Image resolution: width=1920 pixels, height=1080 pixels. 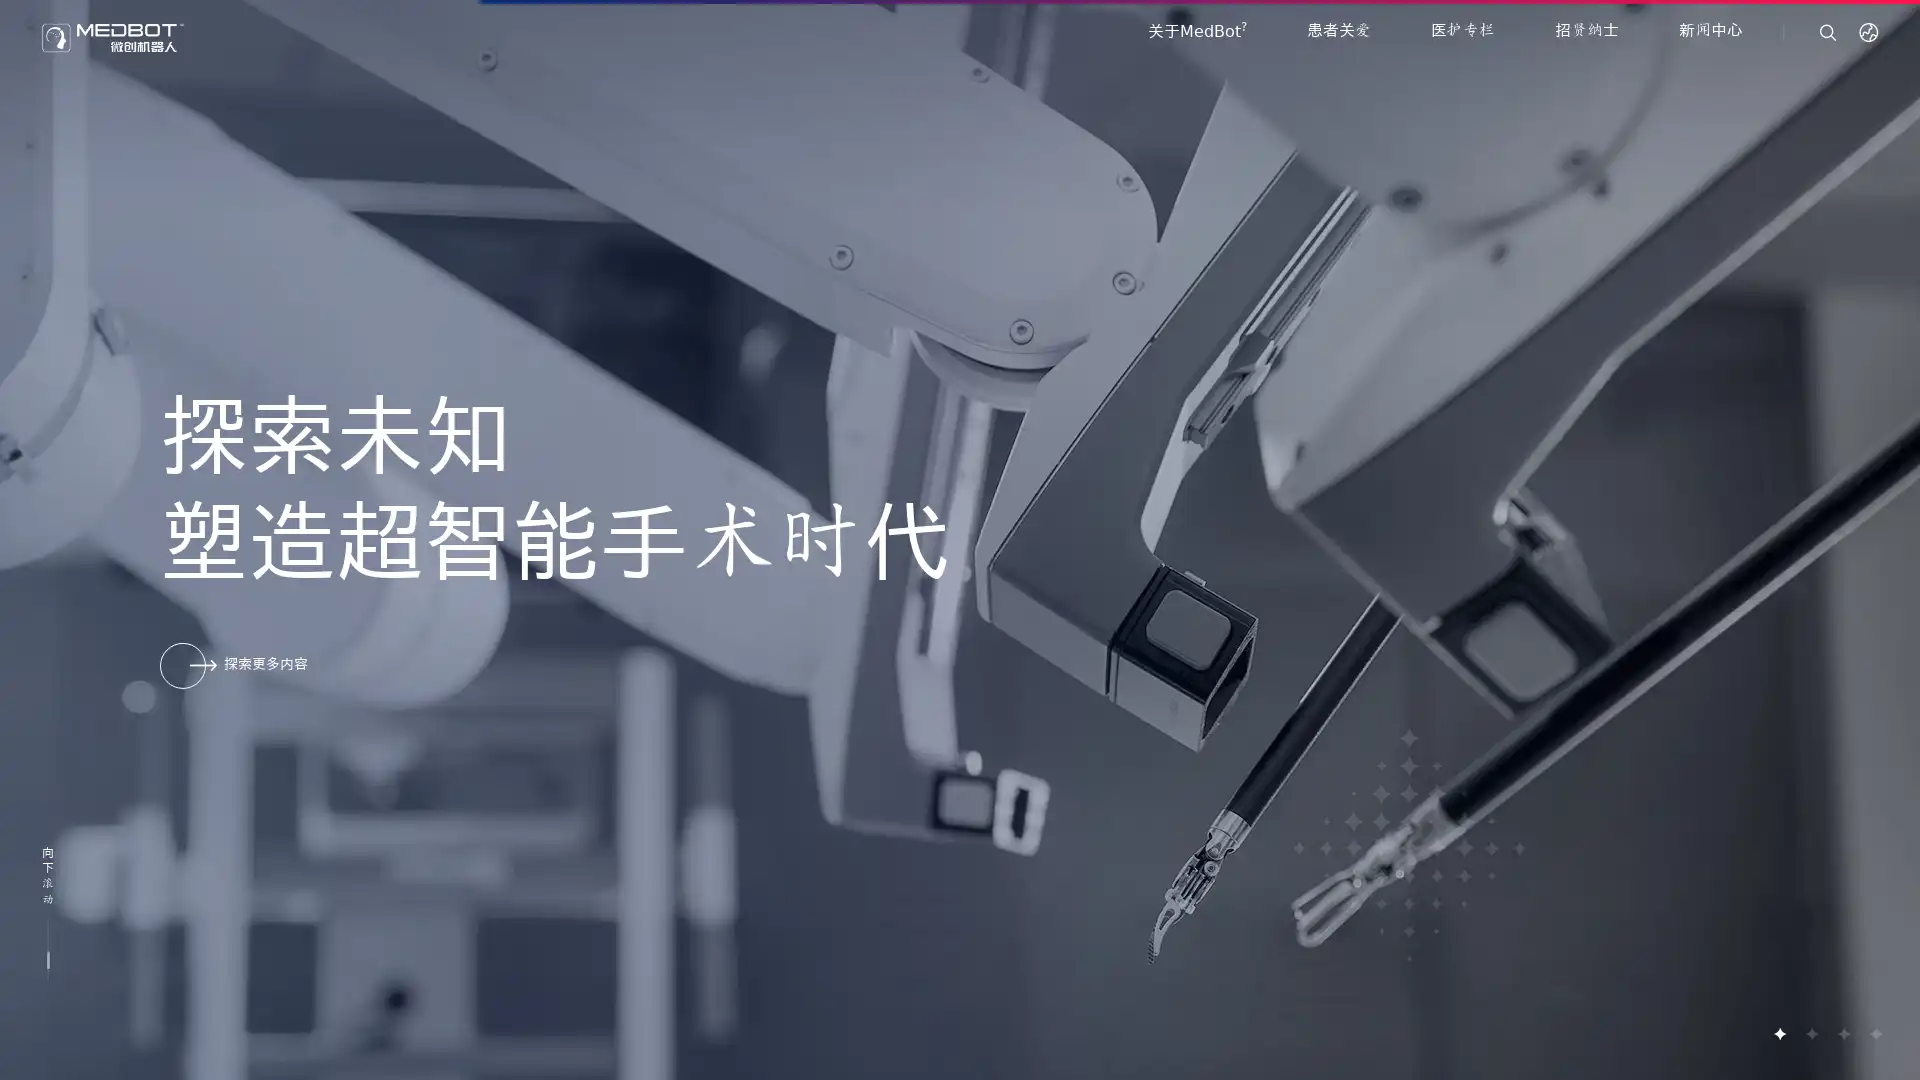 I want to click on Go to slide 3, so click(x=1842, y=1033).